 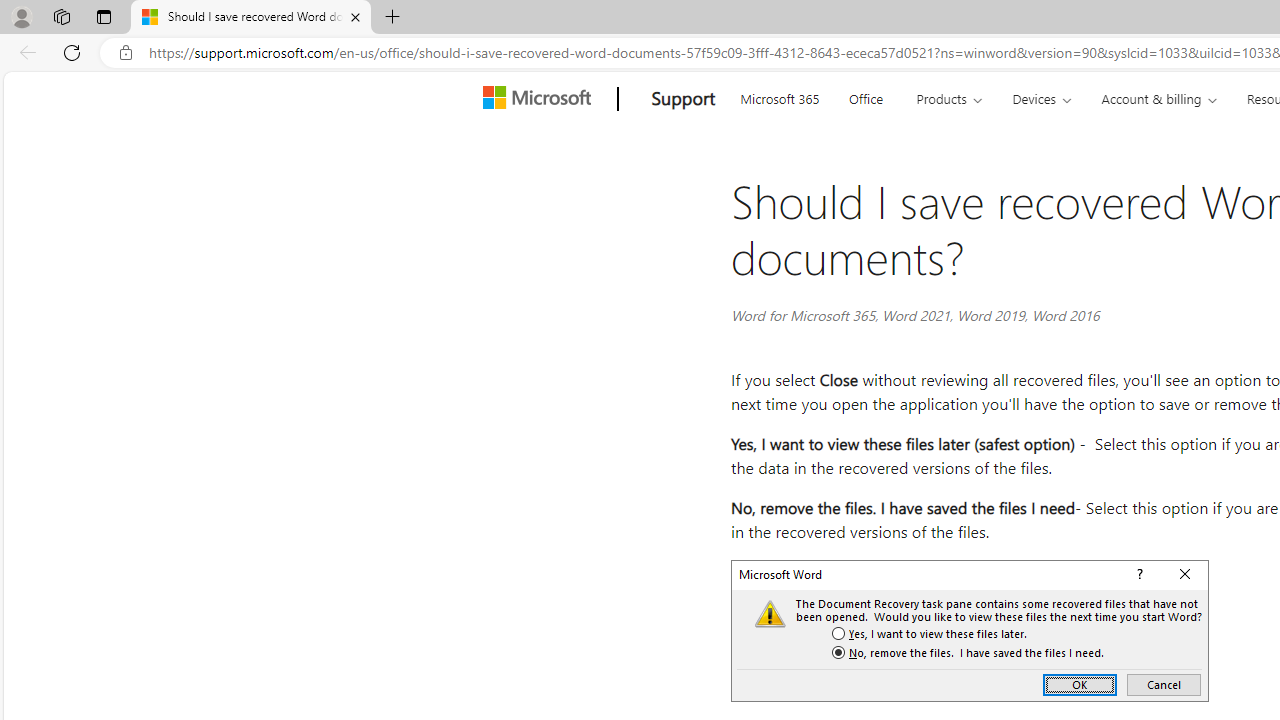 I want to click on 'Tab actions menu', so click(x=103, y=16).